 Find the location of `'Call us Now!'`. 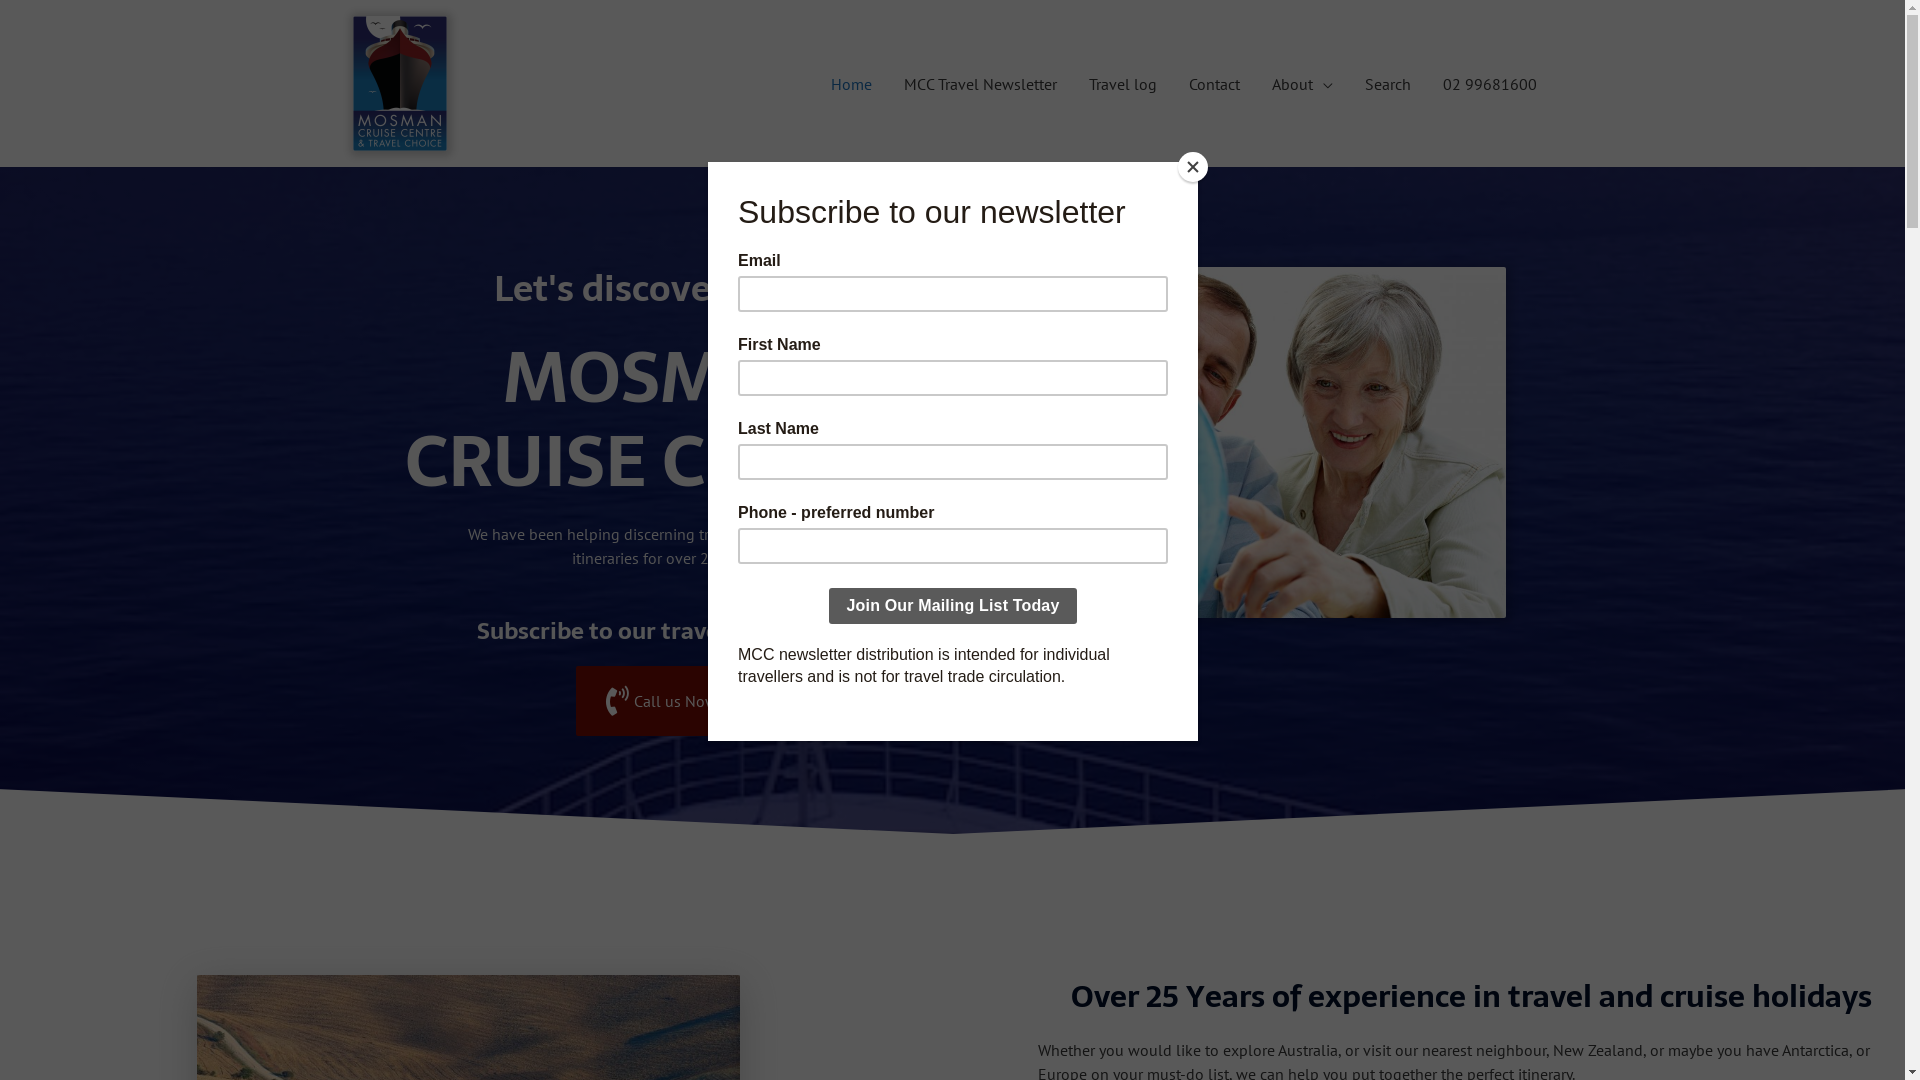

'Call us Now!' is located at coordinates (663, 700).